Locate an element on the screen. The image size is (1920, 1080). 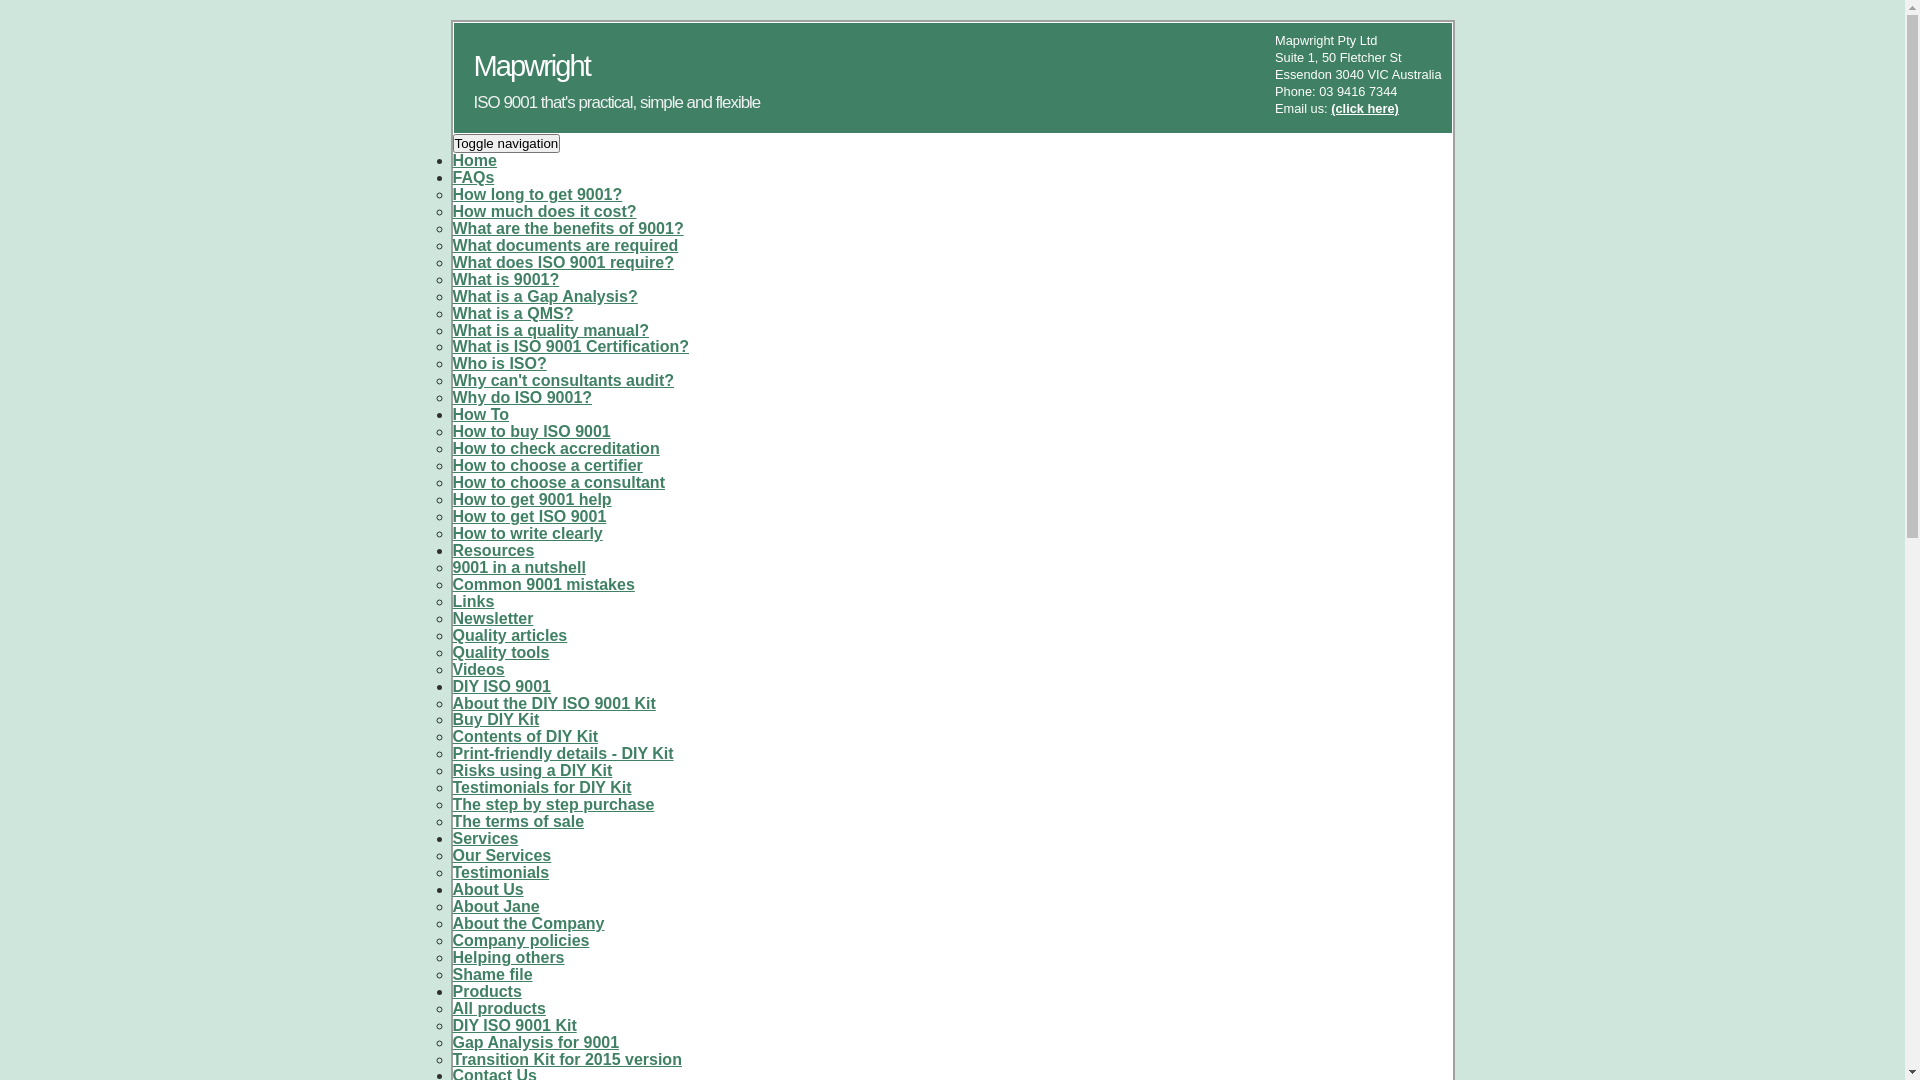
'Quality articles' is located at coordinates (509, 635).